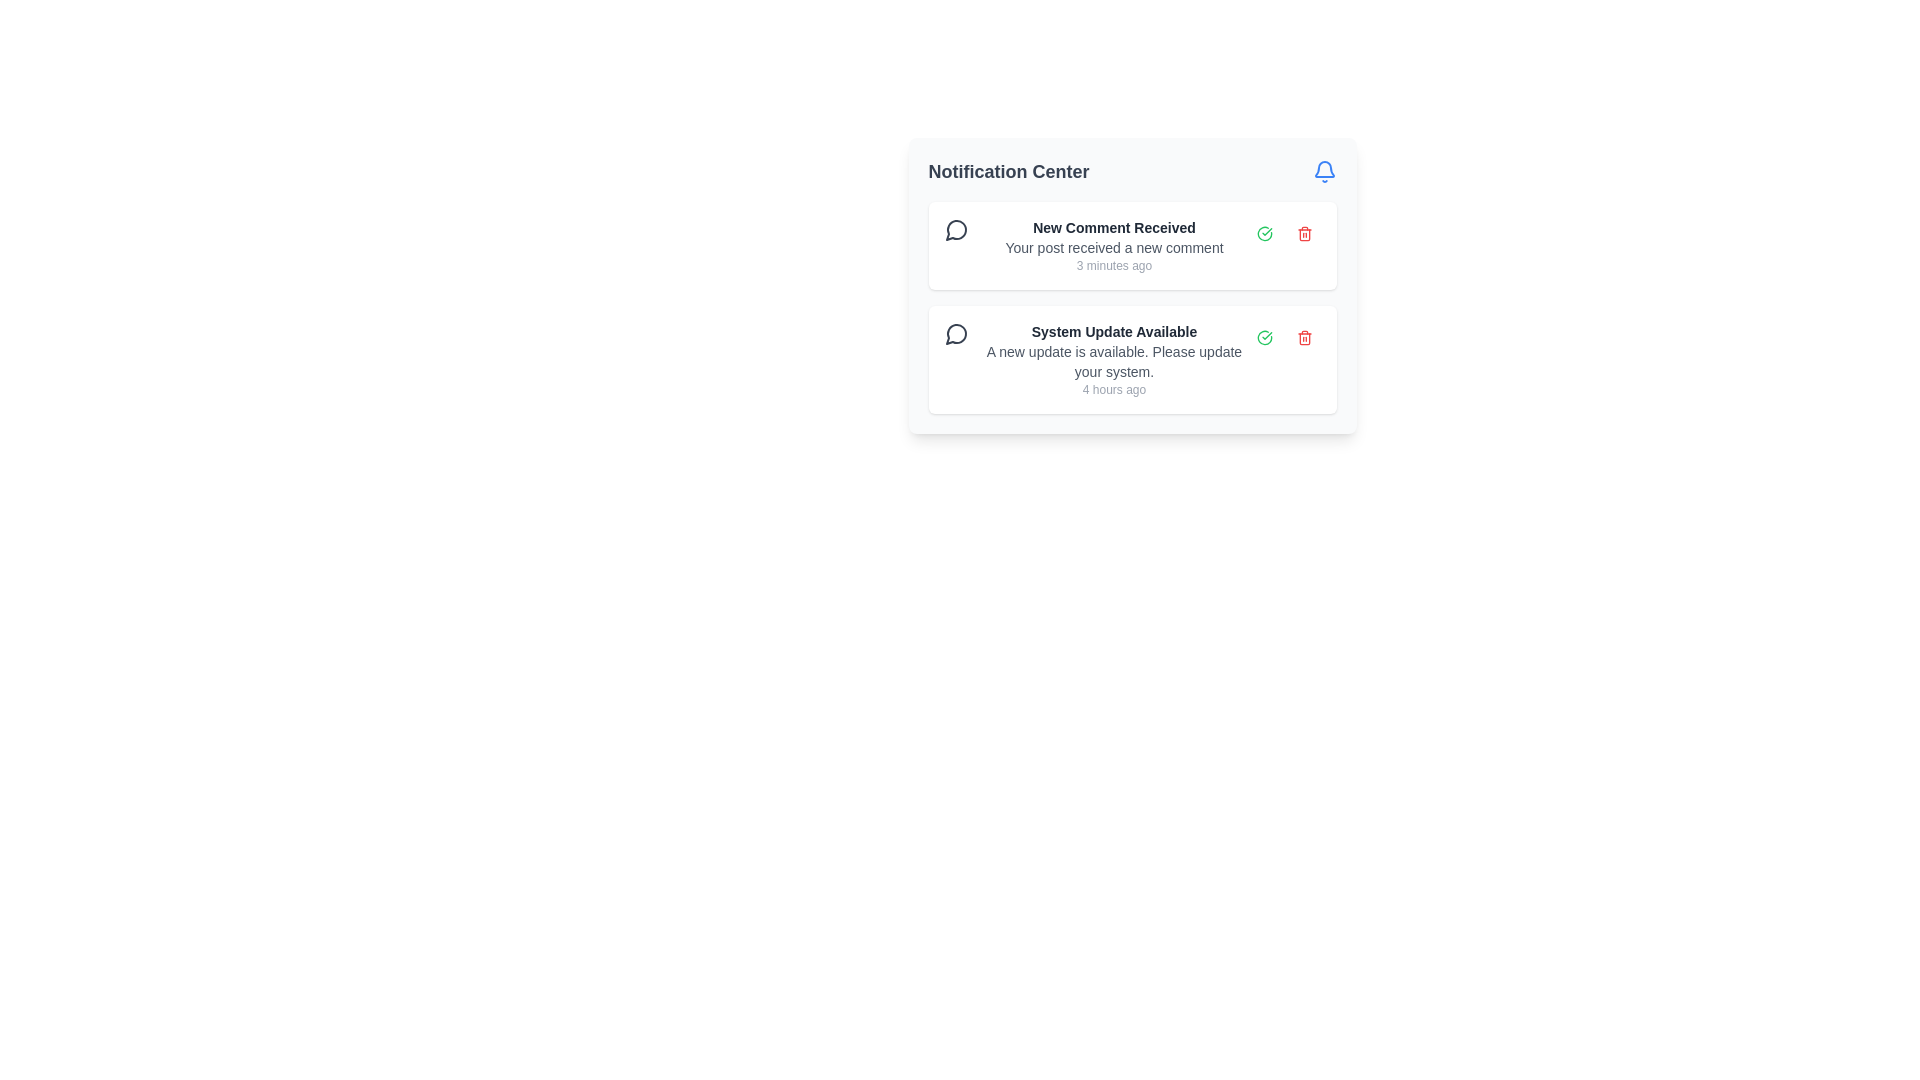 The image size is (1920, 1080). What do you see at coordinates (954, 229) in the screenshot?
I see `the speech bubble icon representing a comment or message in the 'New Comment Received' notification card located at the top of the Notification Center` at bounding box center [954, 229].